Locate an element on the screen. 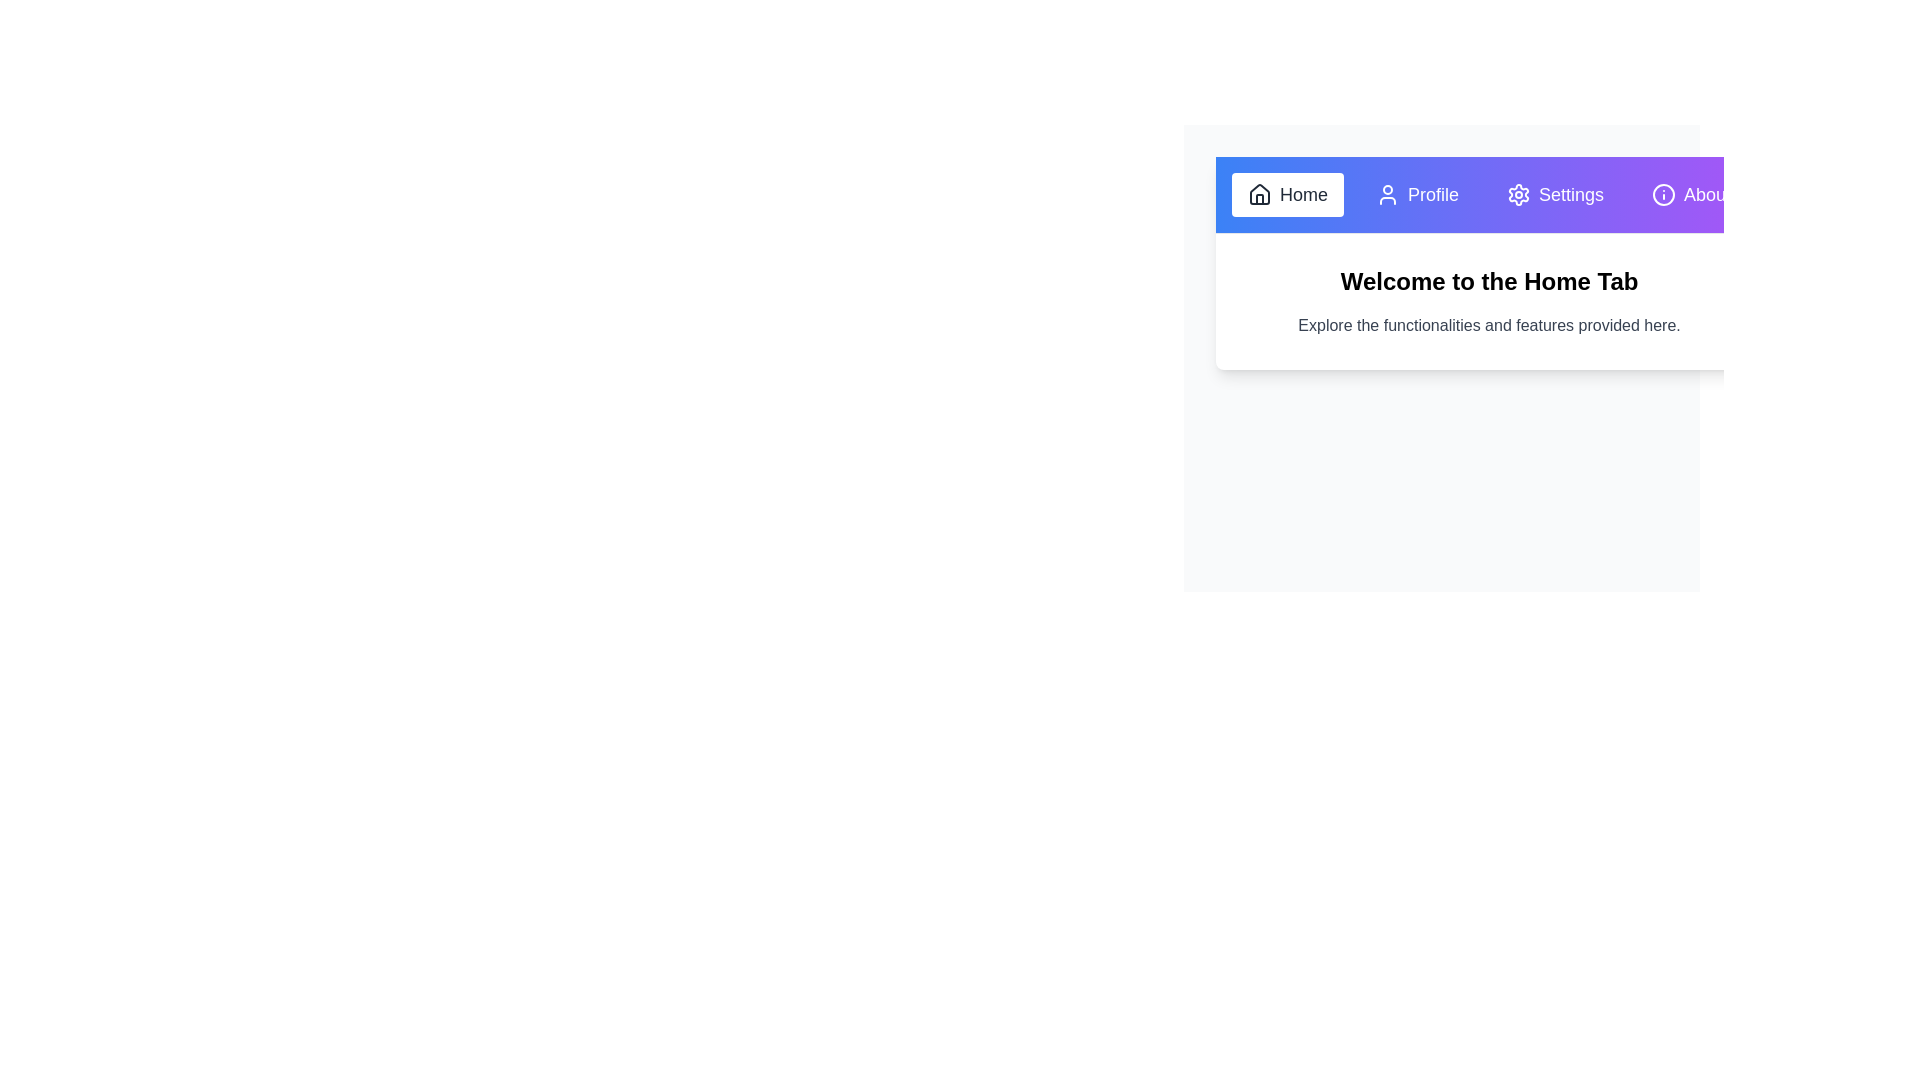 The height and width of the screenshot is (1080, 1920). the home link icon located in the top-left section of the navigation menu, positioned to the left of the text 'Home' is located at coordinates (1258, 195).